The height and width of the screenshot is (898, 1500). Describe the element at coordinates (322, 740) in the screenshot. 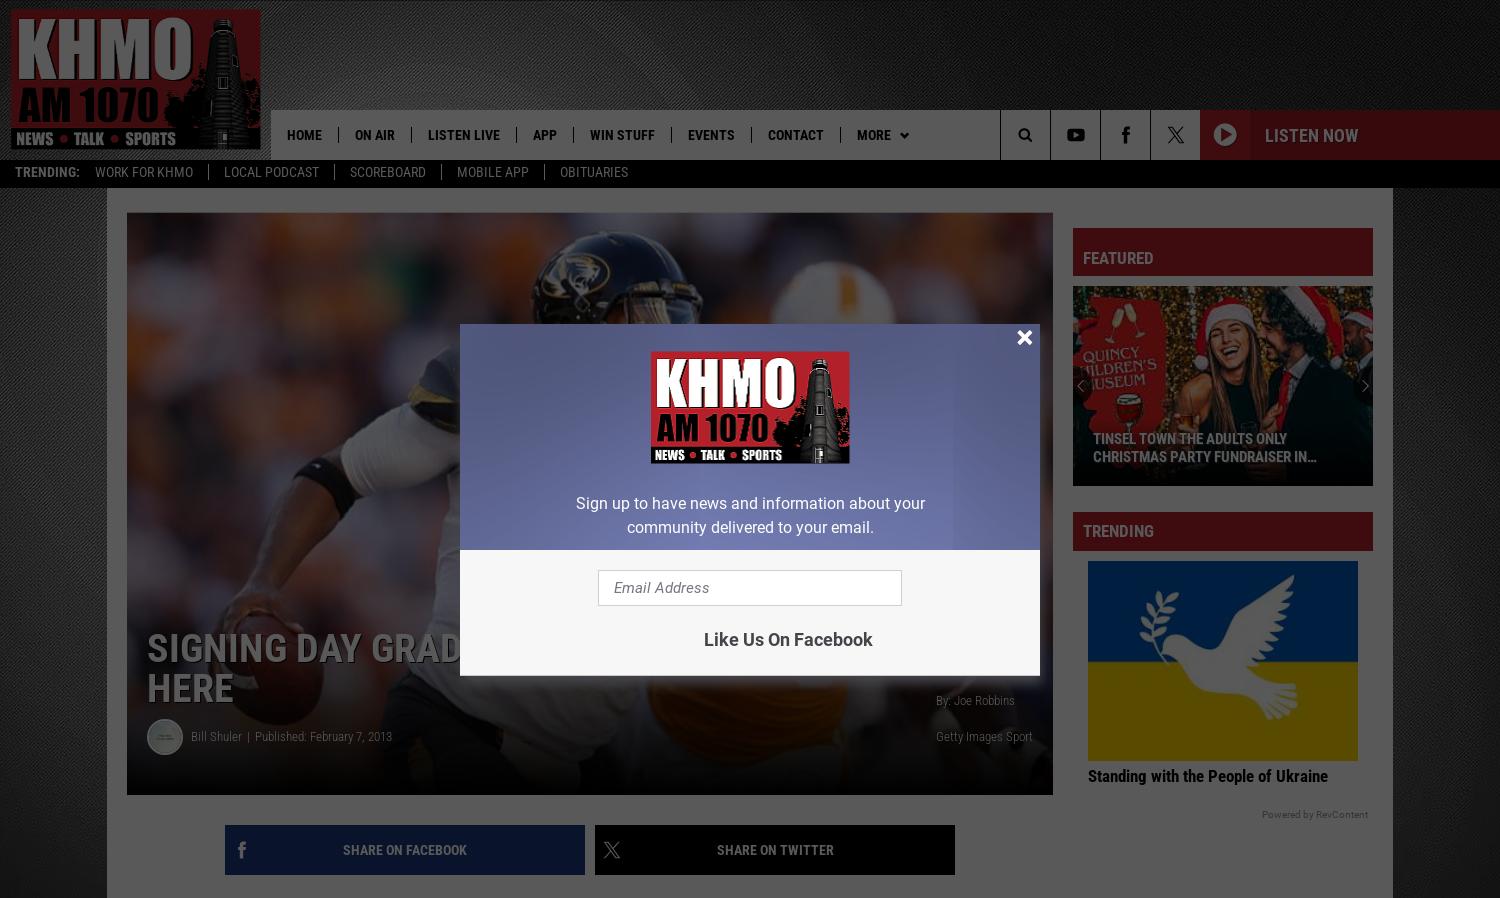

I see `'Published: February 7, 2013'` at that location.